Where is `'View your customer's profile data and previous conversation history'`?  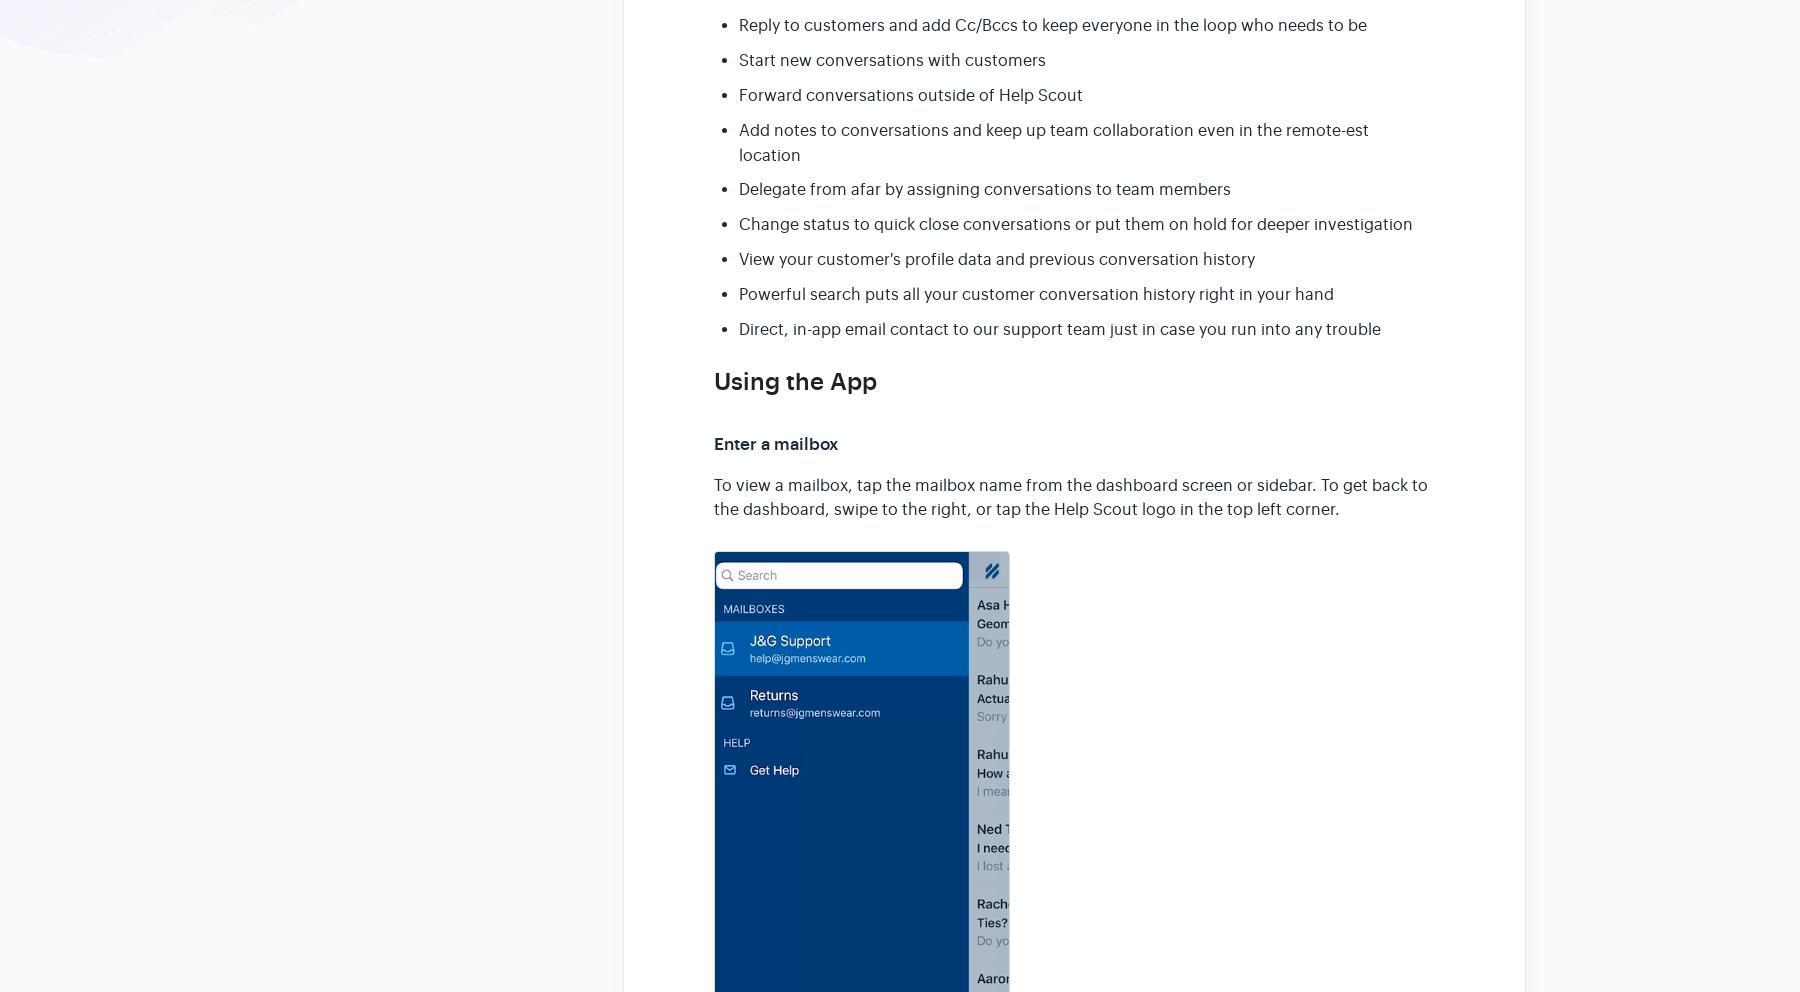 'View your customer's profile data and previous conversation history' is located at coordinates (996, 258).